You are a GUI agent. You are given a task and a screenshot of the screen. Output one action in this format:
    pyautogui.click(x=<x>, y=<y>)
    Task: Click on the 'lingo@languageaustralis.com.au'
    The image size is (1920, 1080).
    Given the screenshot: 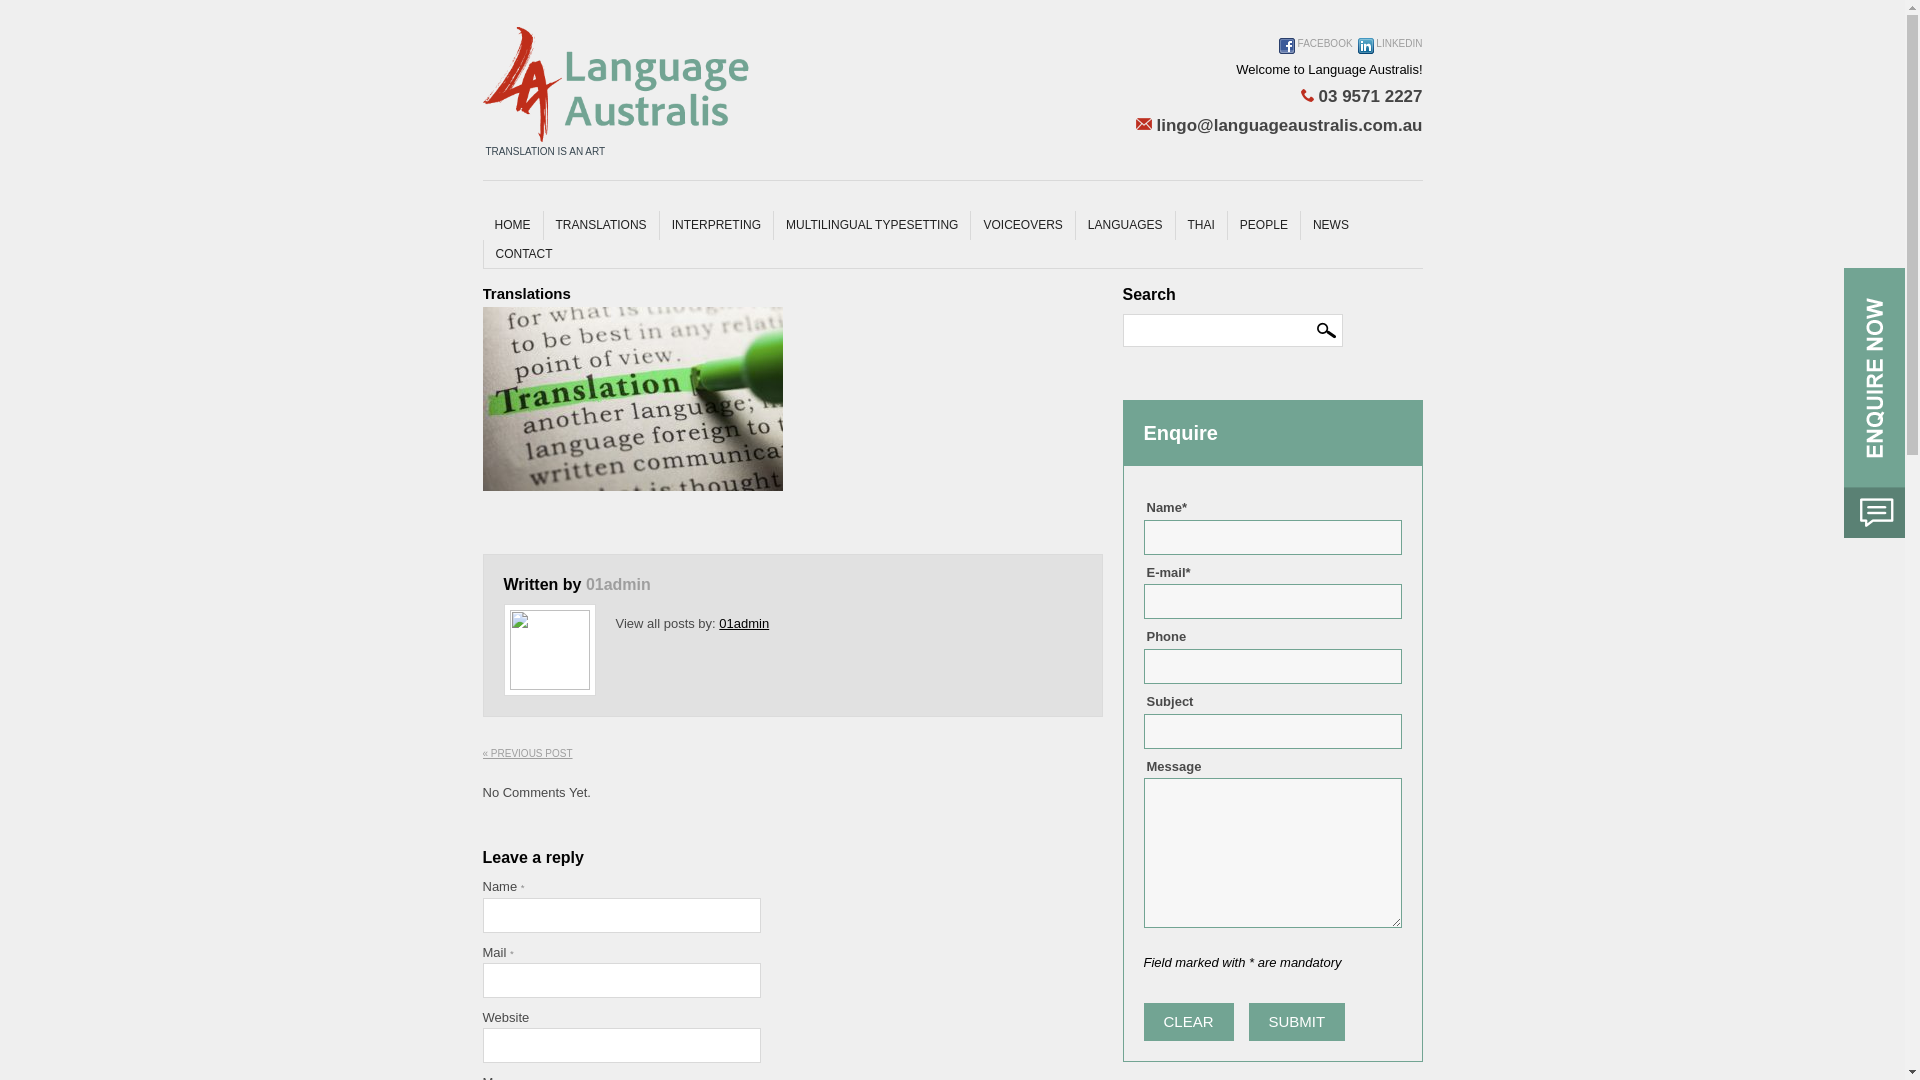 What is the action you would take?
    pyautogui.click(x=1136, y=126)
    